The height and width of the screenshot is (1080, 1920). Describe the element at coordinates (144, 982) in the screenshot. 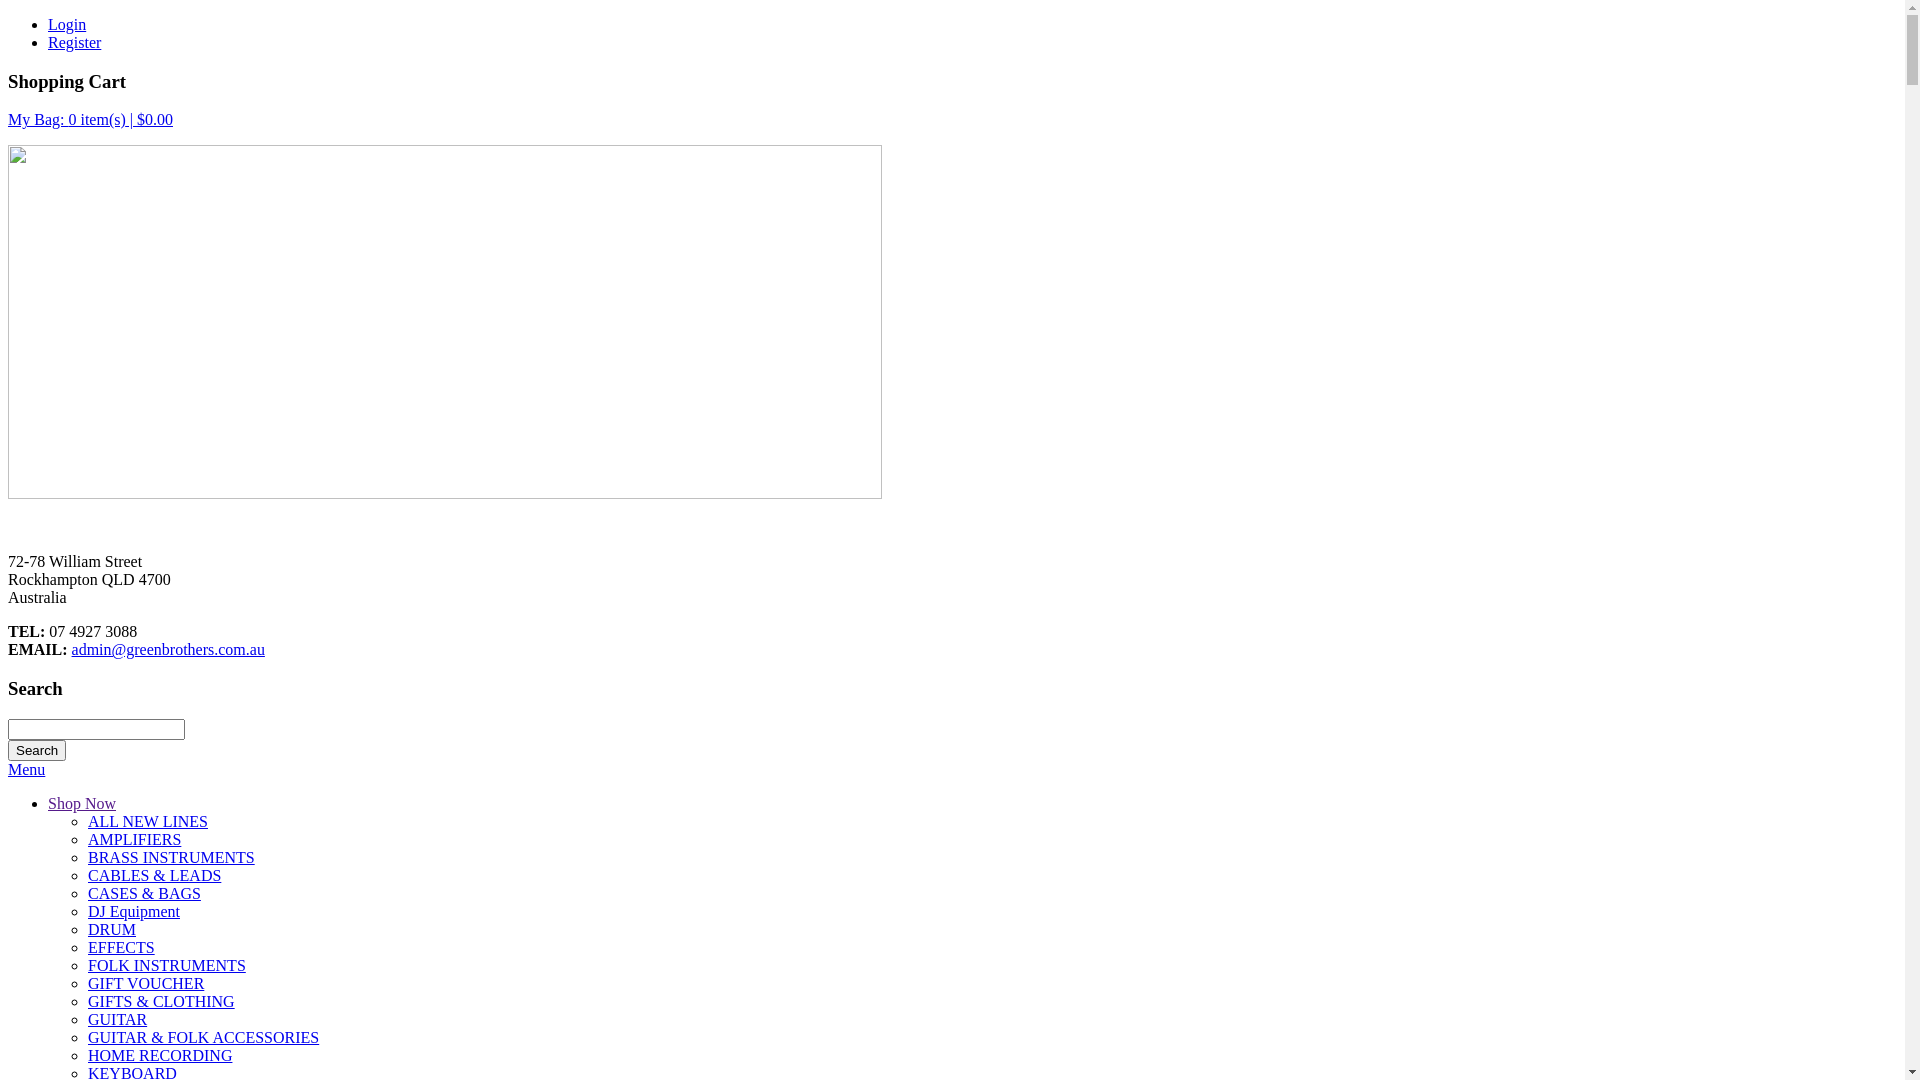

I see `'GIFT VOUCHER'` at that location.